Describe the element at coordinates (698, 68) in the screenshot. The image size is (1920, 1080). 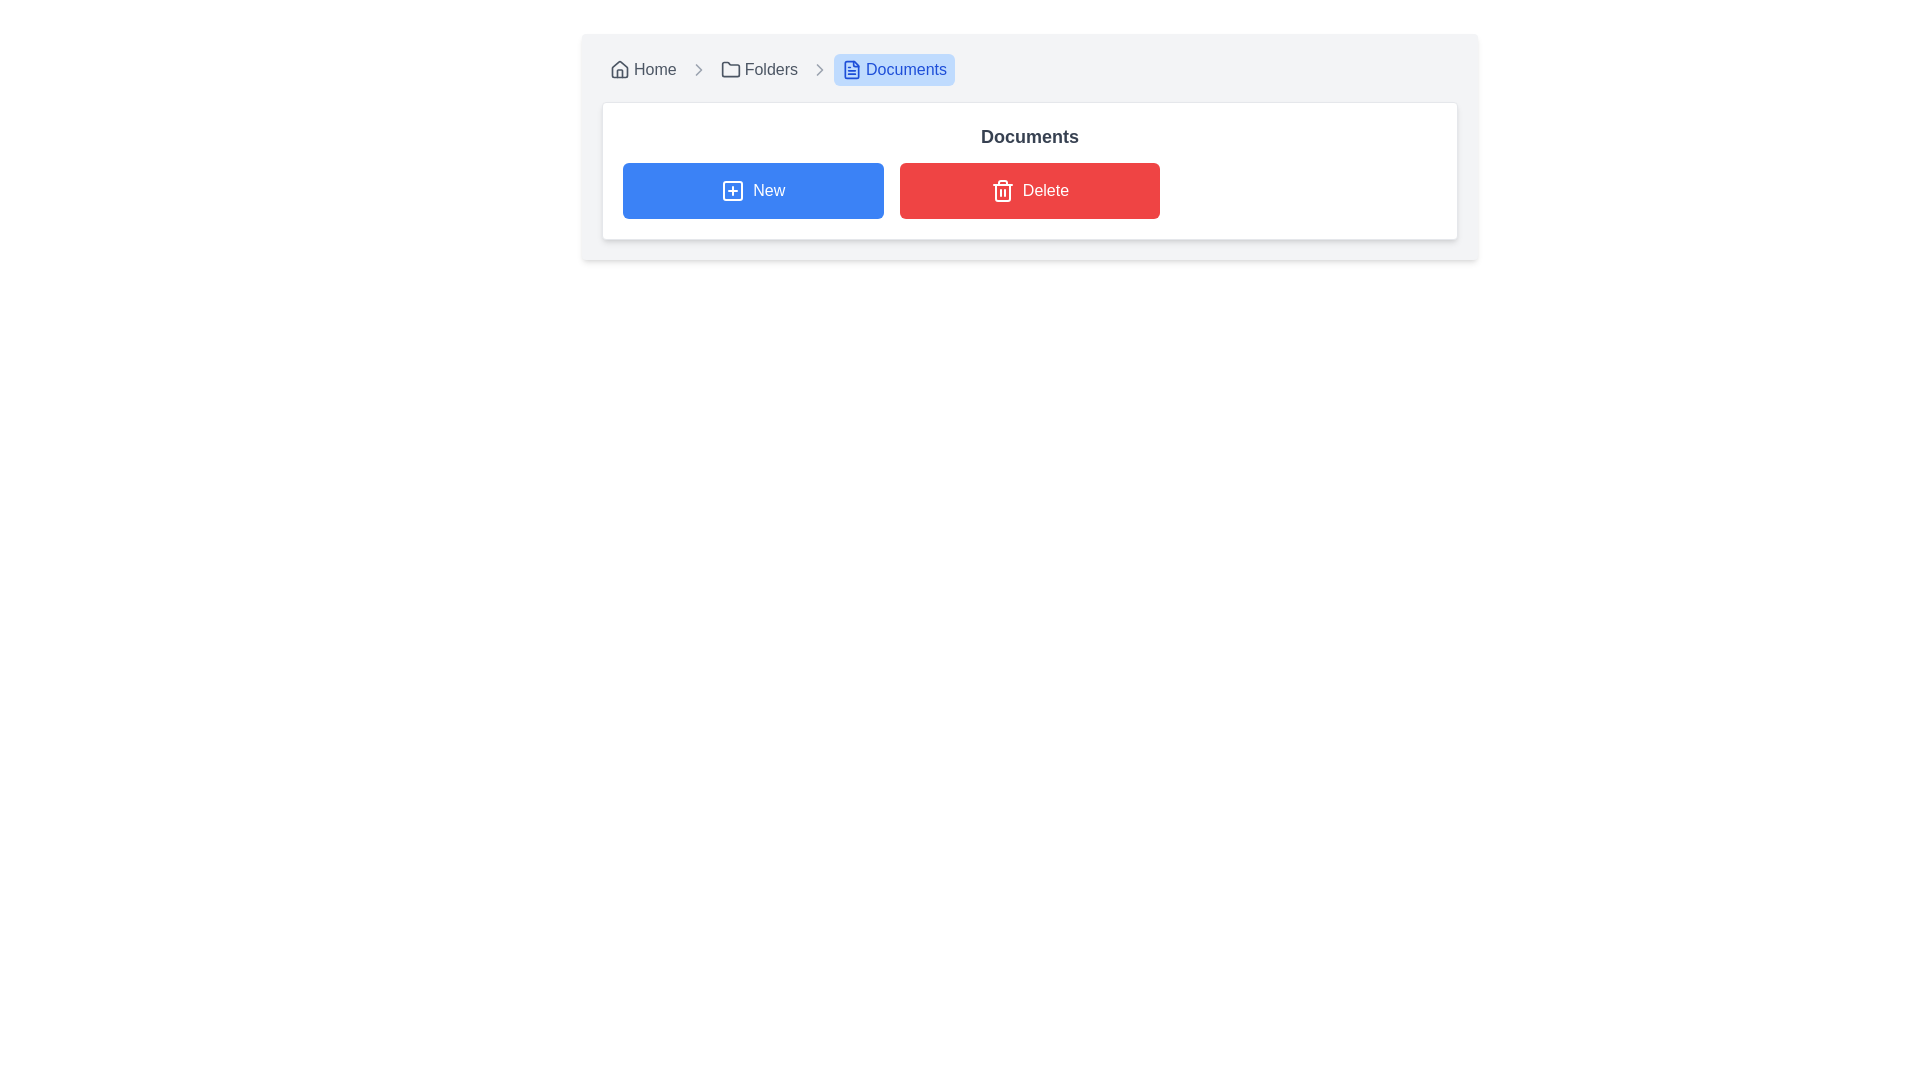
I see `the rightward-pointing chevron icon in the breadcrumb navigation bar, which serves as a separator between 'Folders' and 'Documents'` at that location.